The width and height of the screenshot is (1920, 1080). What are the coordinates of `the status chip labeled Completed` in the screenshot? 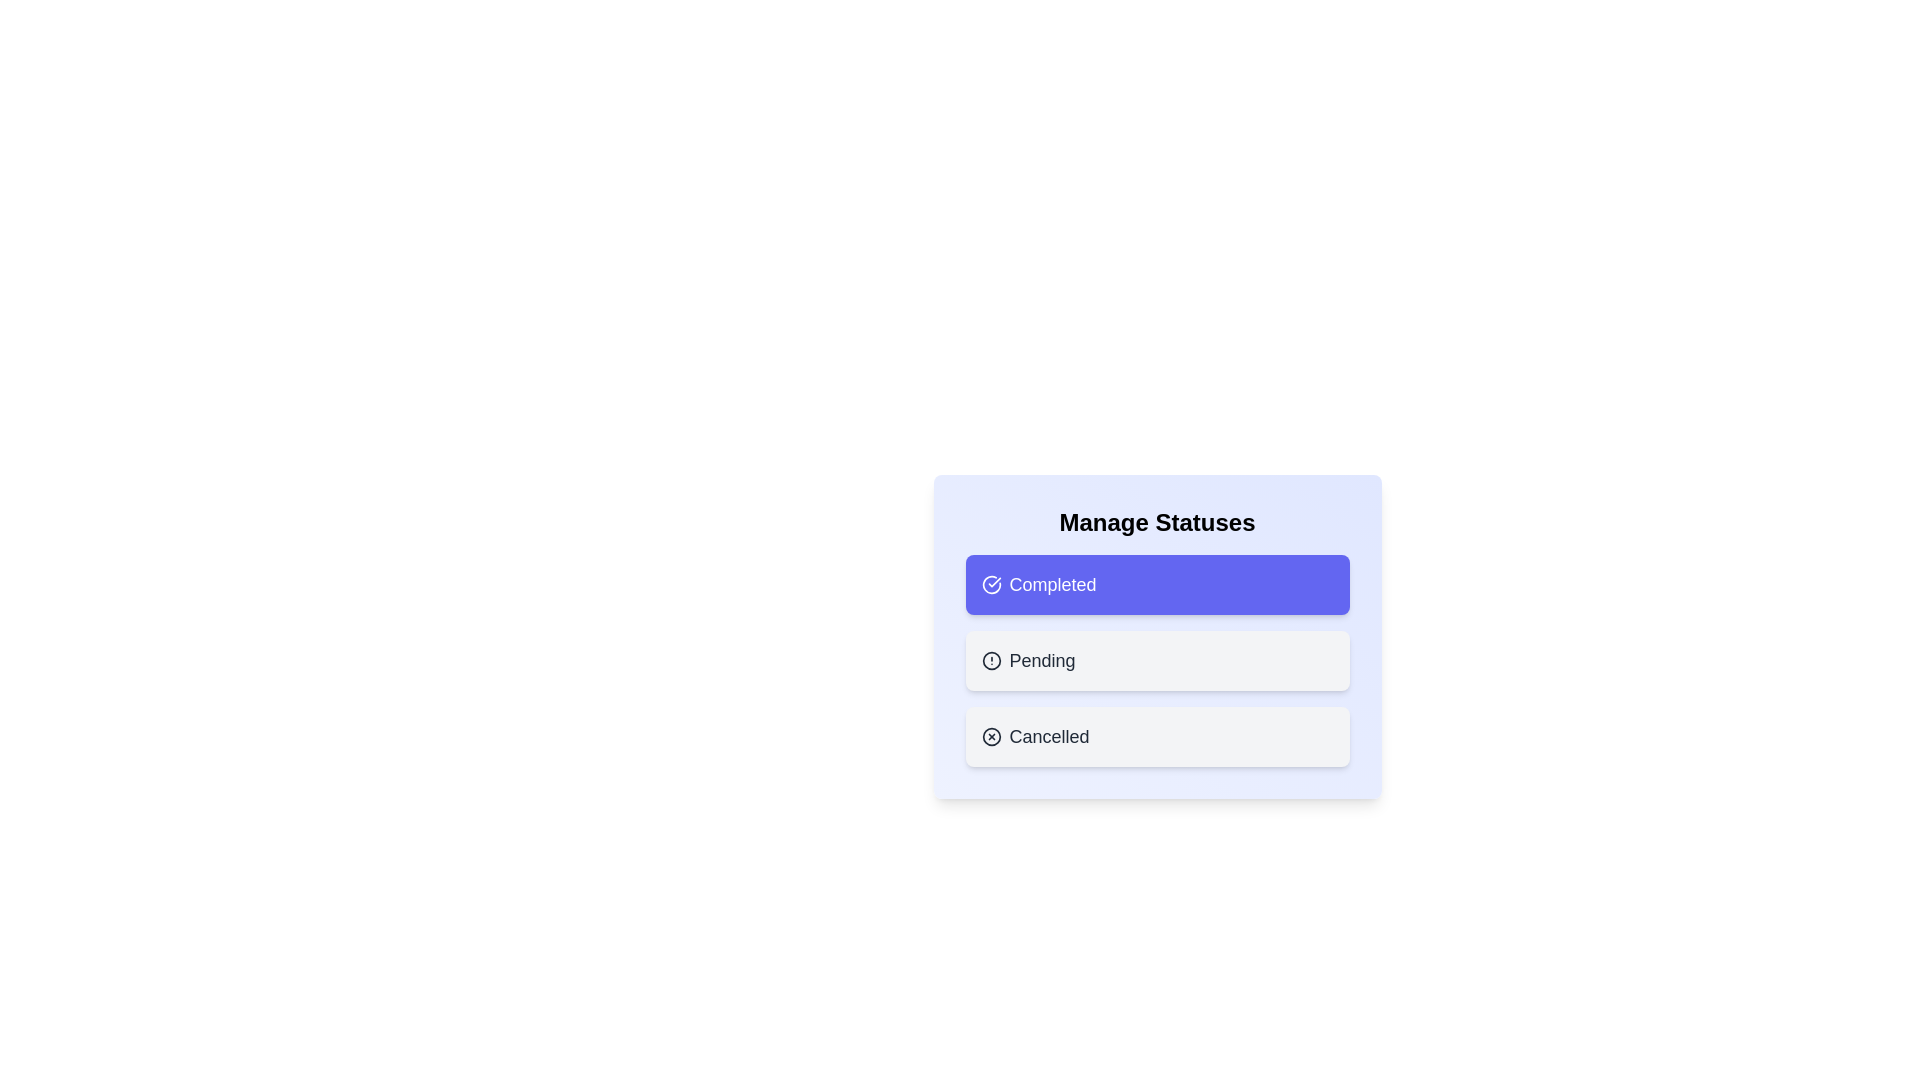 It's located at (1157, 585).